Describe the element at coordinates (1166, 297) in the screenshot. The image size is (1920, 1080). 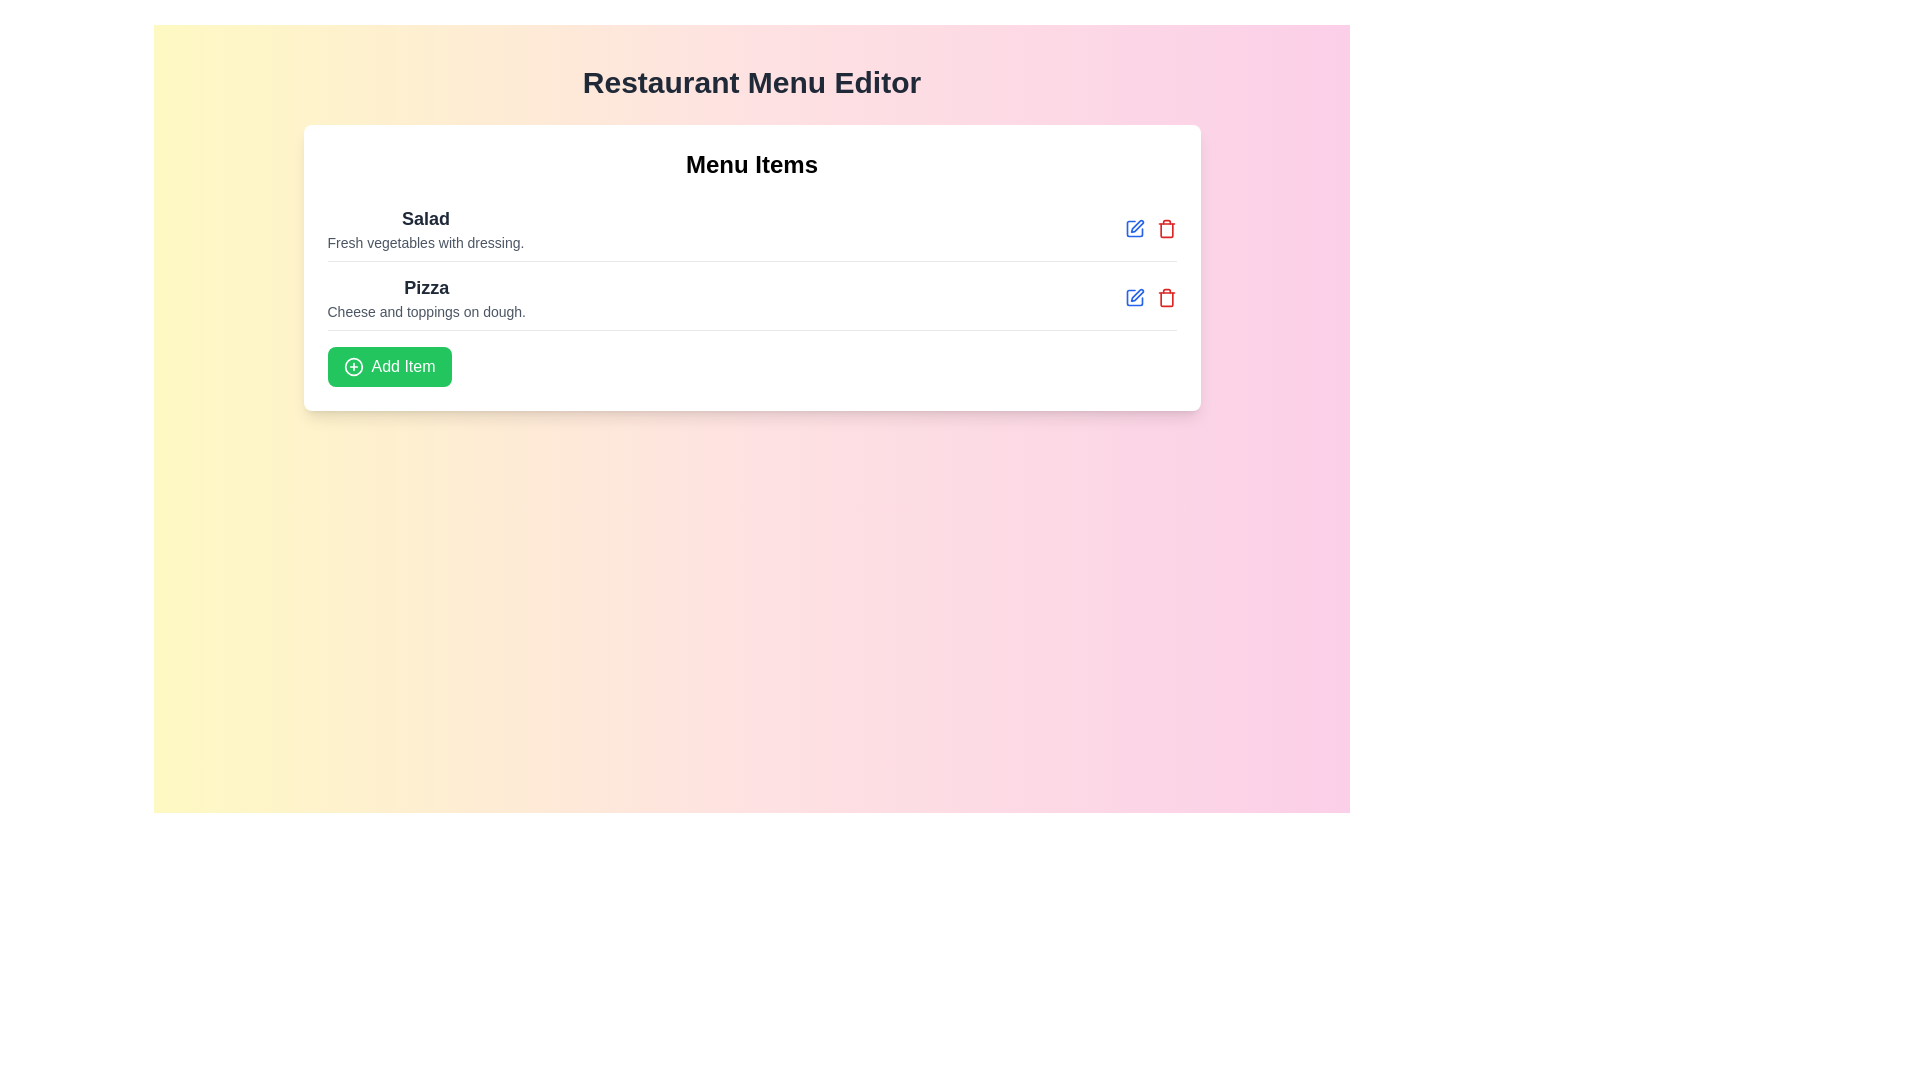
I see `trash icon next to the menu item named Pizza to remove it` at that location.